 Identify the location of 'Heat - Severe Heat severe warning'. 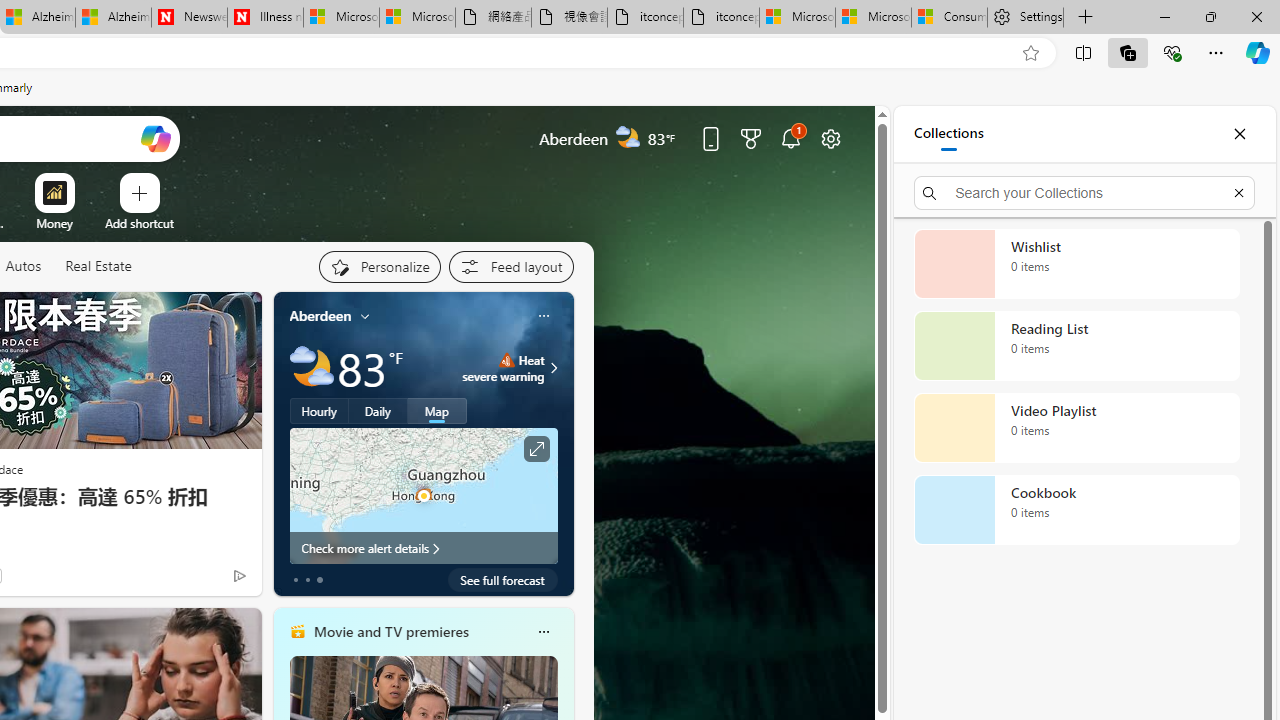
(503, 367).